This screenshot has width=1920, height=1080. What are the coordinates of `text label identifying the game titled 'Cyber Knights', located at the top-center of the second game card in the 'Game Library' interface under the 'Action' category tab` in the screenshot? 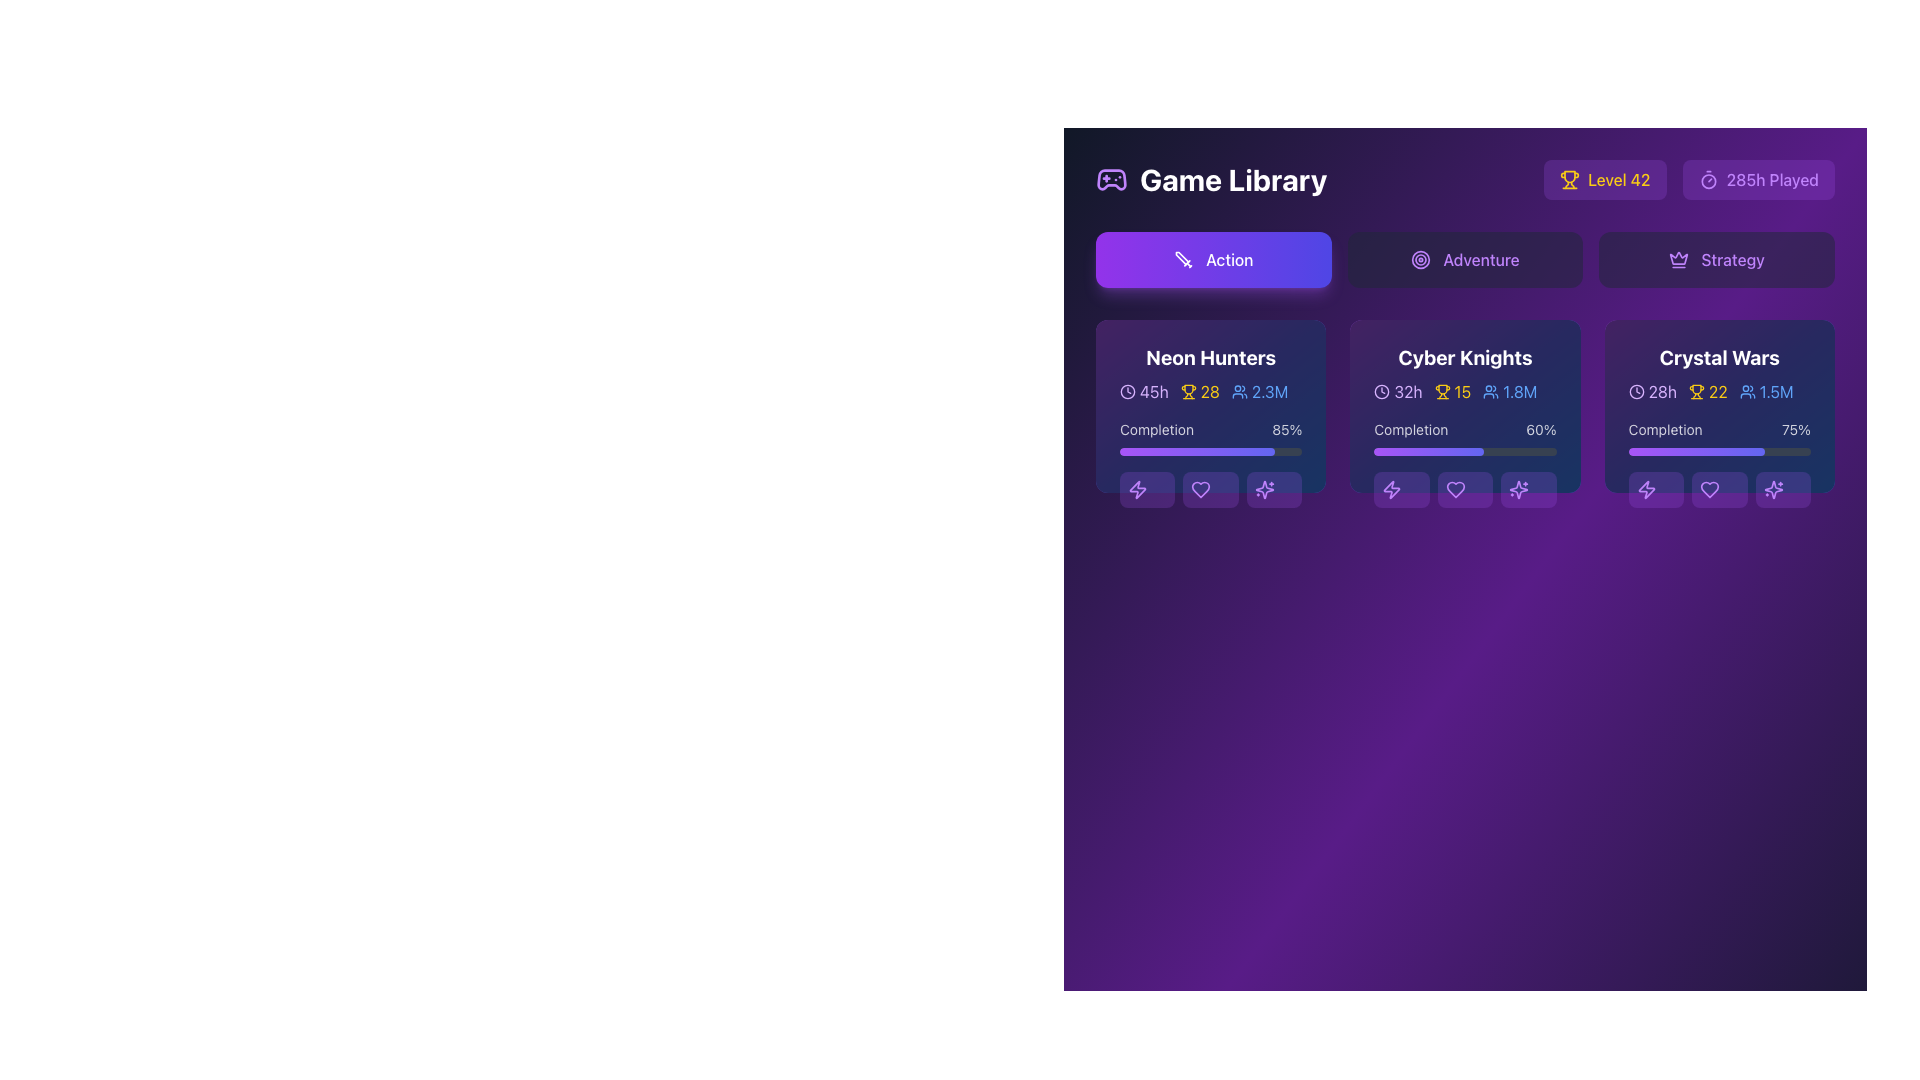 It's located at (1465, 357).